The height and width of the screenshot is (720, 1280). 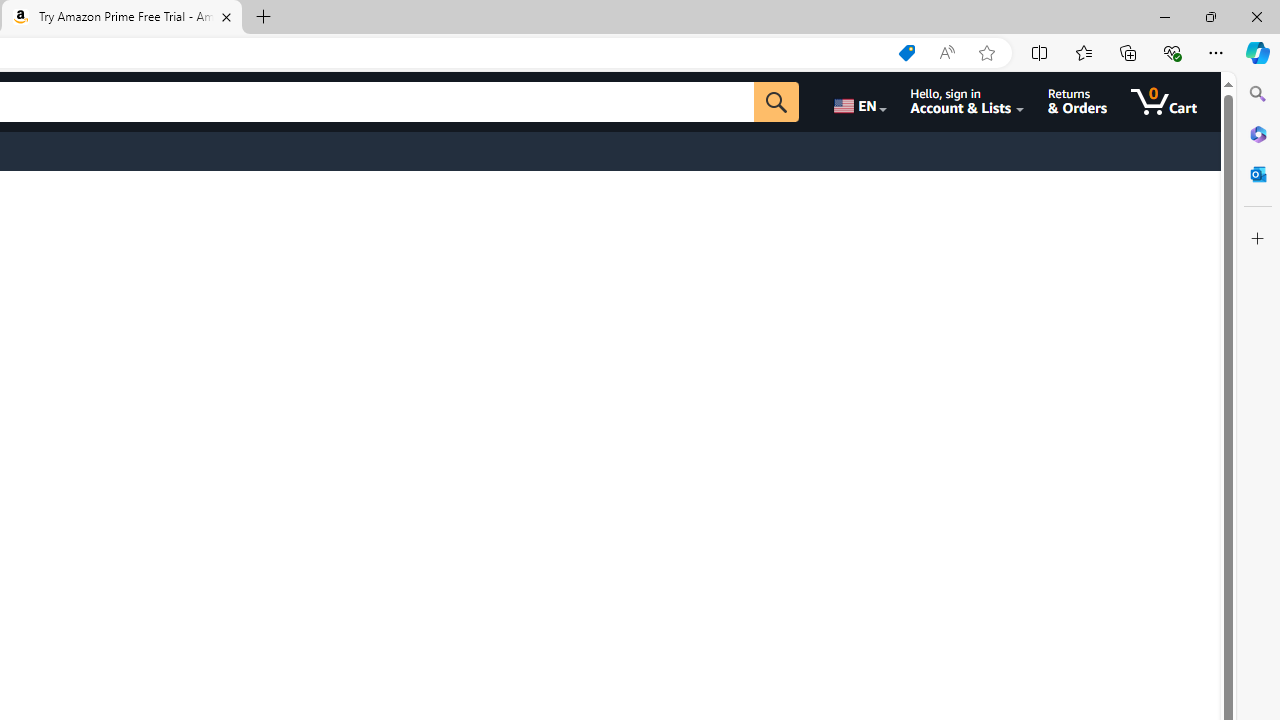 What do you see at coordinates (967, 101) in the screenshot?
I see `'Hello, sign in Account & Lists'` at bounding box center [967, 101].